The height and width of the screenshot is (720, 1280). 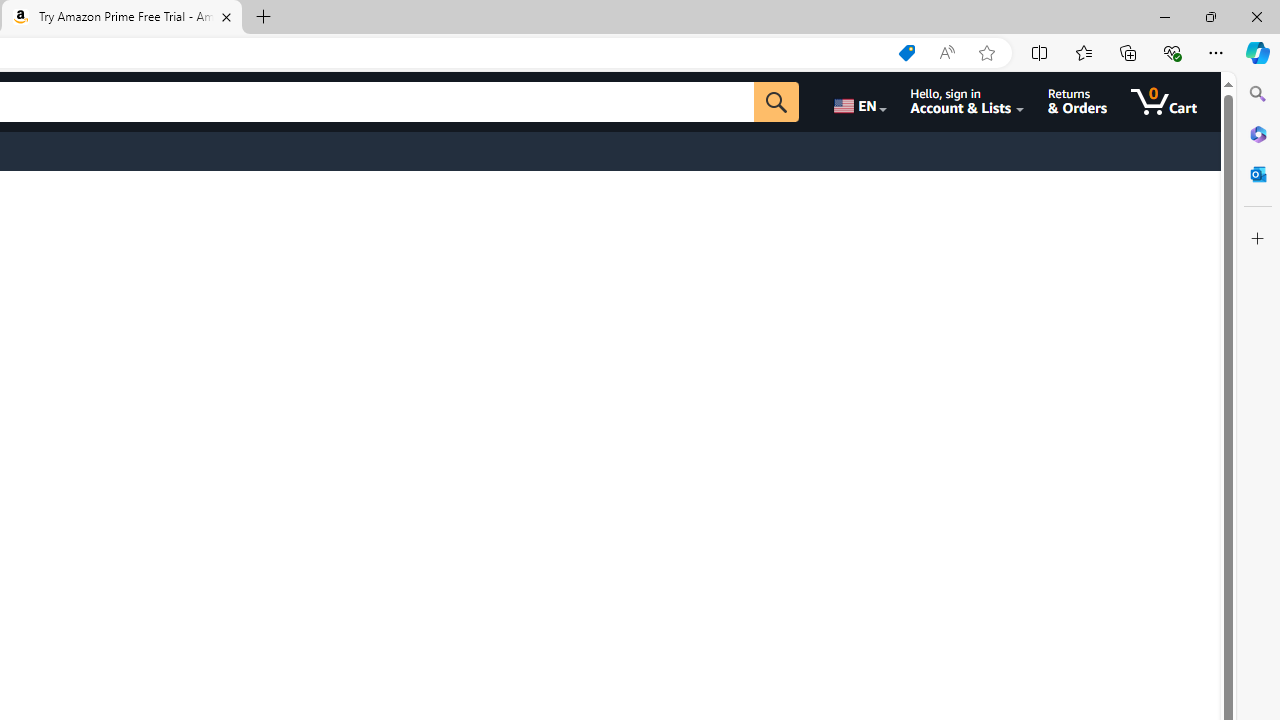 What do you see at coordinates (967, 101) in the screenshot?
I see `'Hello, sign in Account & Lists'` at bounding box center [967, 101].